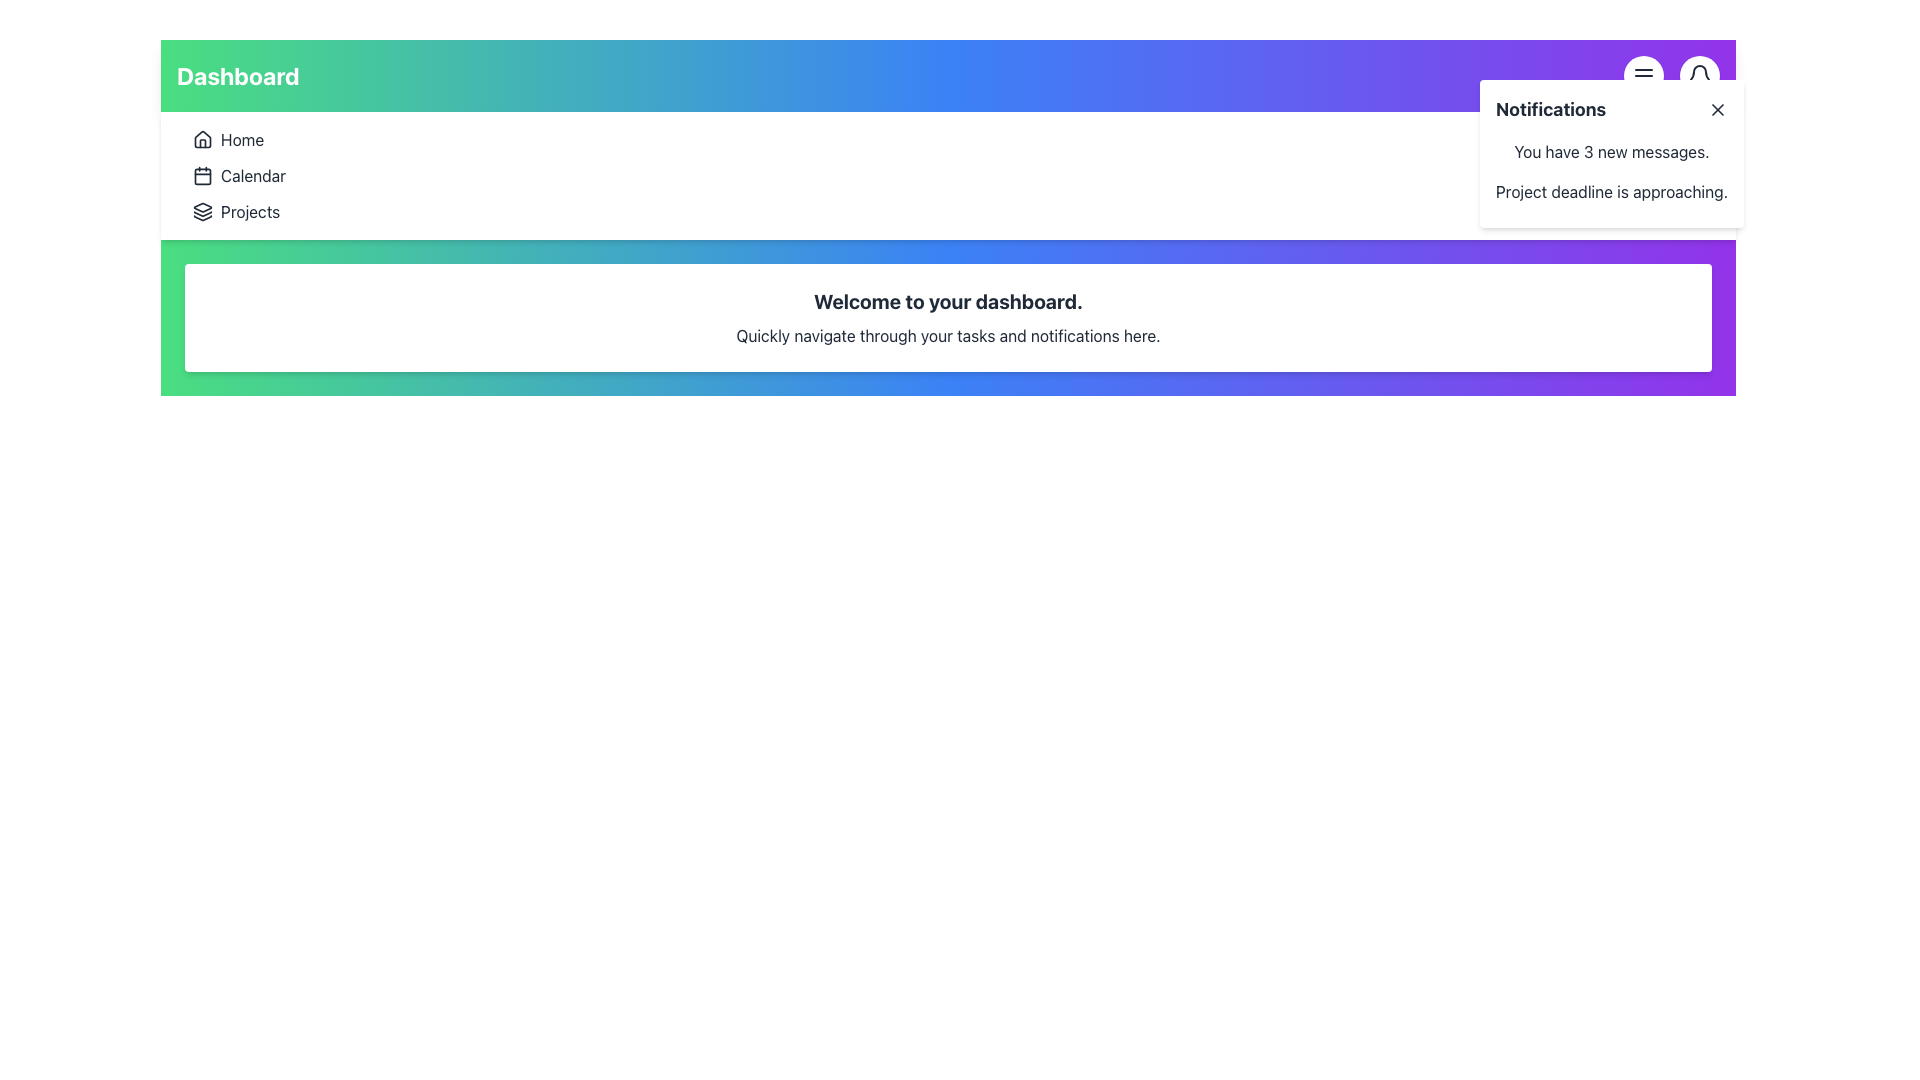  Describe the element at coordinates (1612, 192) in the screenshot. I see `the notification text indicating the approaching project deadline, located beneath 'You have 3 new messages.' in the top-right corner of the application interface` at that location.